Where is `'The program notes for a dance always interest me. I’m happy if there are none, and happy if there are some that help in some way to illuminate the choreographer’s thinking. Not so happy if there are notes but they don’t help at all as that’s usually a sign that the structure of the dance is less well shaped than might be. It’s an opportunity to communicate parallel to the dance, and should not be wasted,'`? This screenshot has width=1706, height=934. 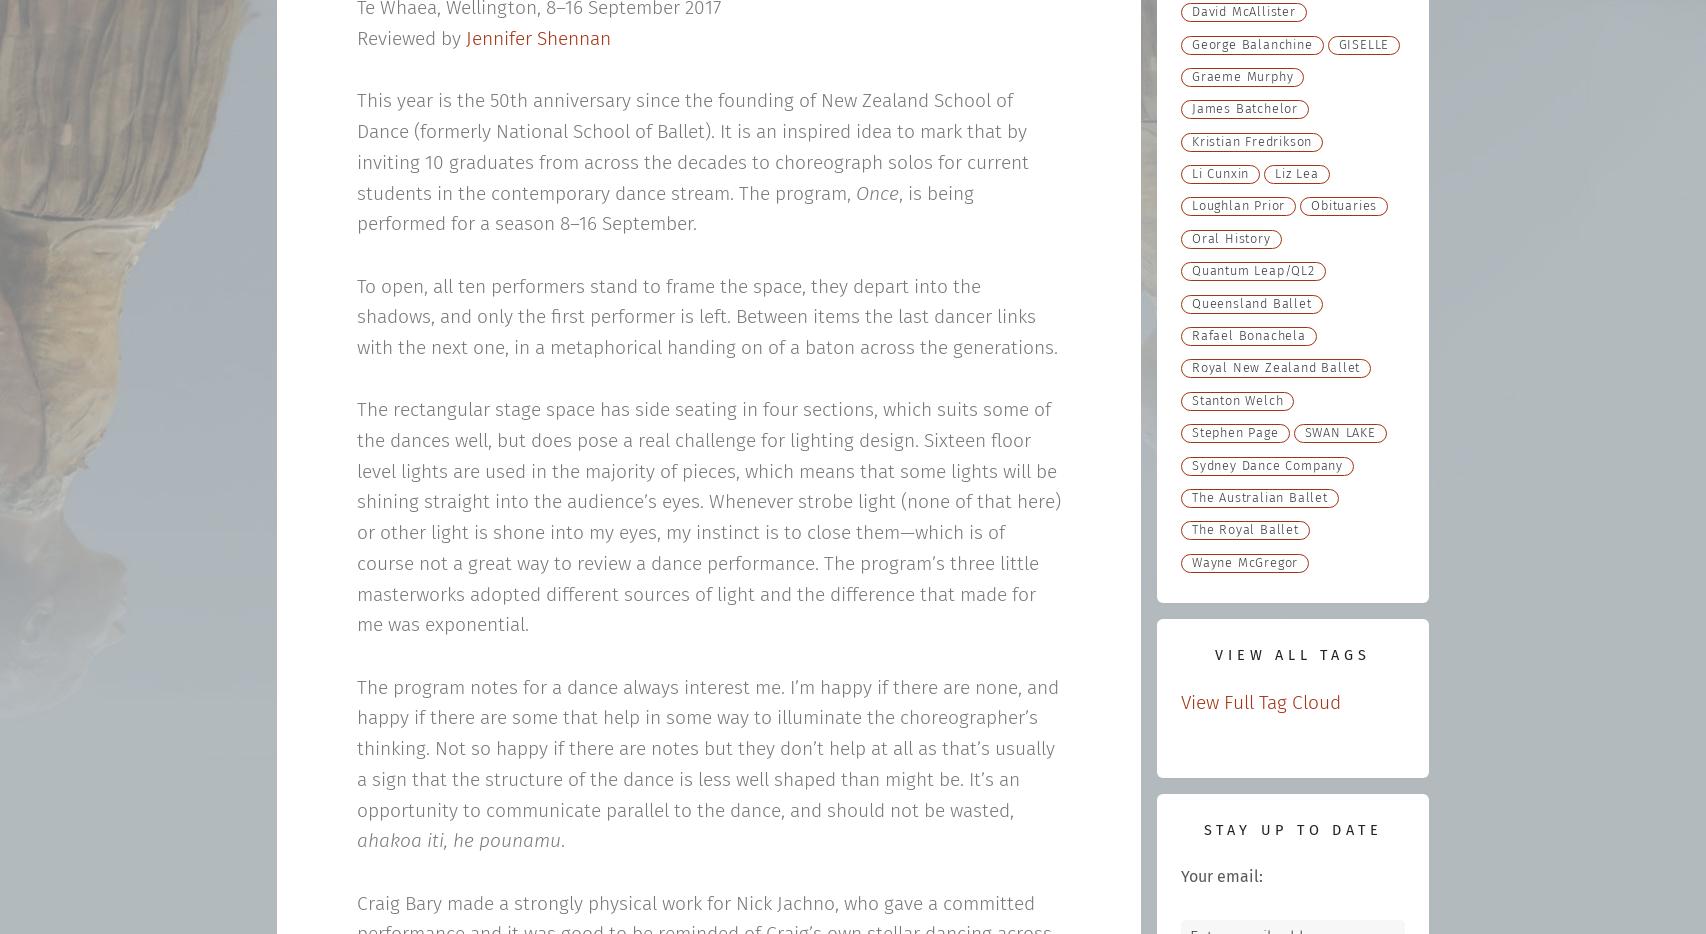 'The program notes for a dance always interest me. I’m happy if there are none, and happy if there are some that help in some way to illuminate the choreographer’s thinking. Not so happy if there are notes but they don’t help at all as that’s usually a sign that the structure of the dance is less well shaped than might be. It’s an opportunity to communicate parallel to the dance, and should not be wasted,' is located at coordinates (706, 747).